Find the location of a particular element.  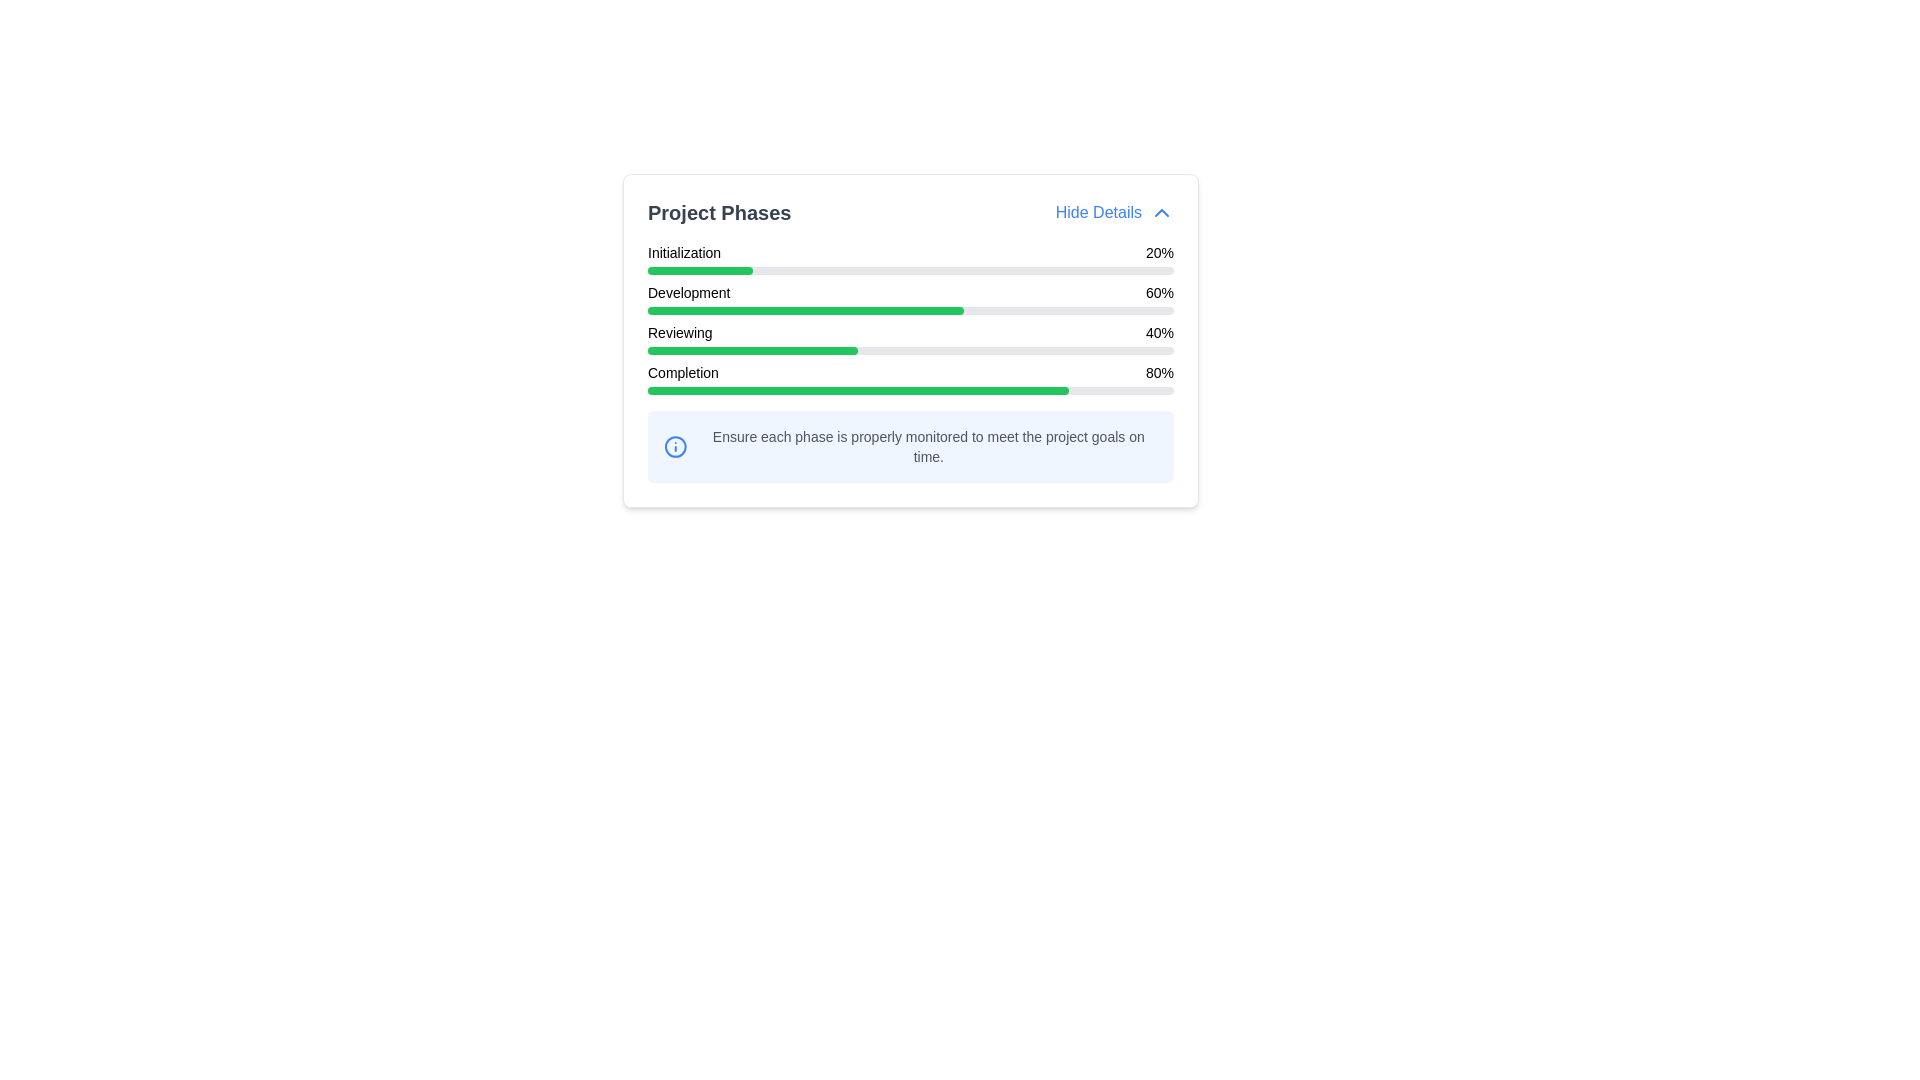

the progress bar labeled 'Reviewing' which indicates 40% completion, positioned between the 'Development' and 'Completion' bars is located at coordinates (910, 339).